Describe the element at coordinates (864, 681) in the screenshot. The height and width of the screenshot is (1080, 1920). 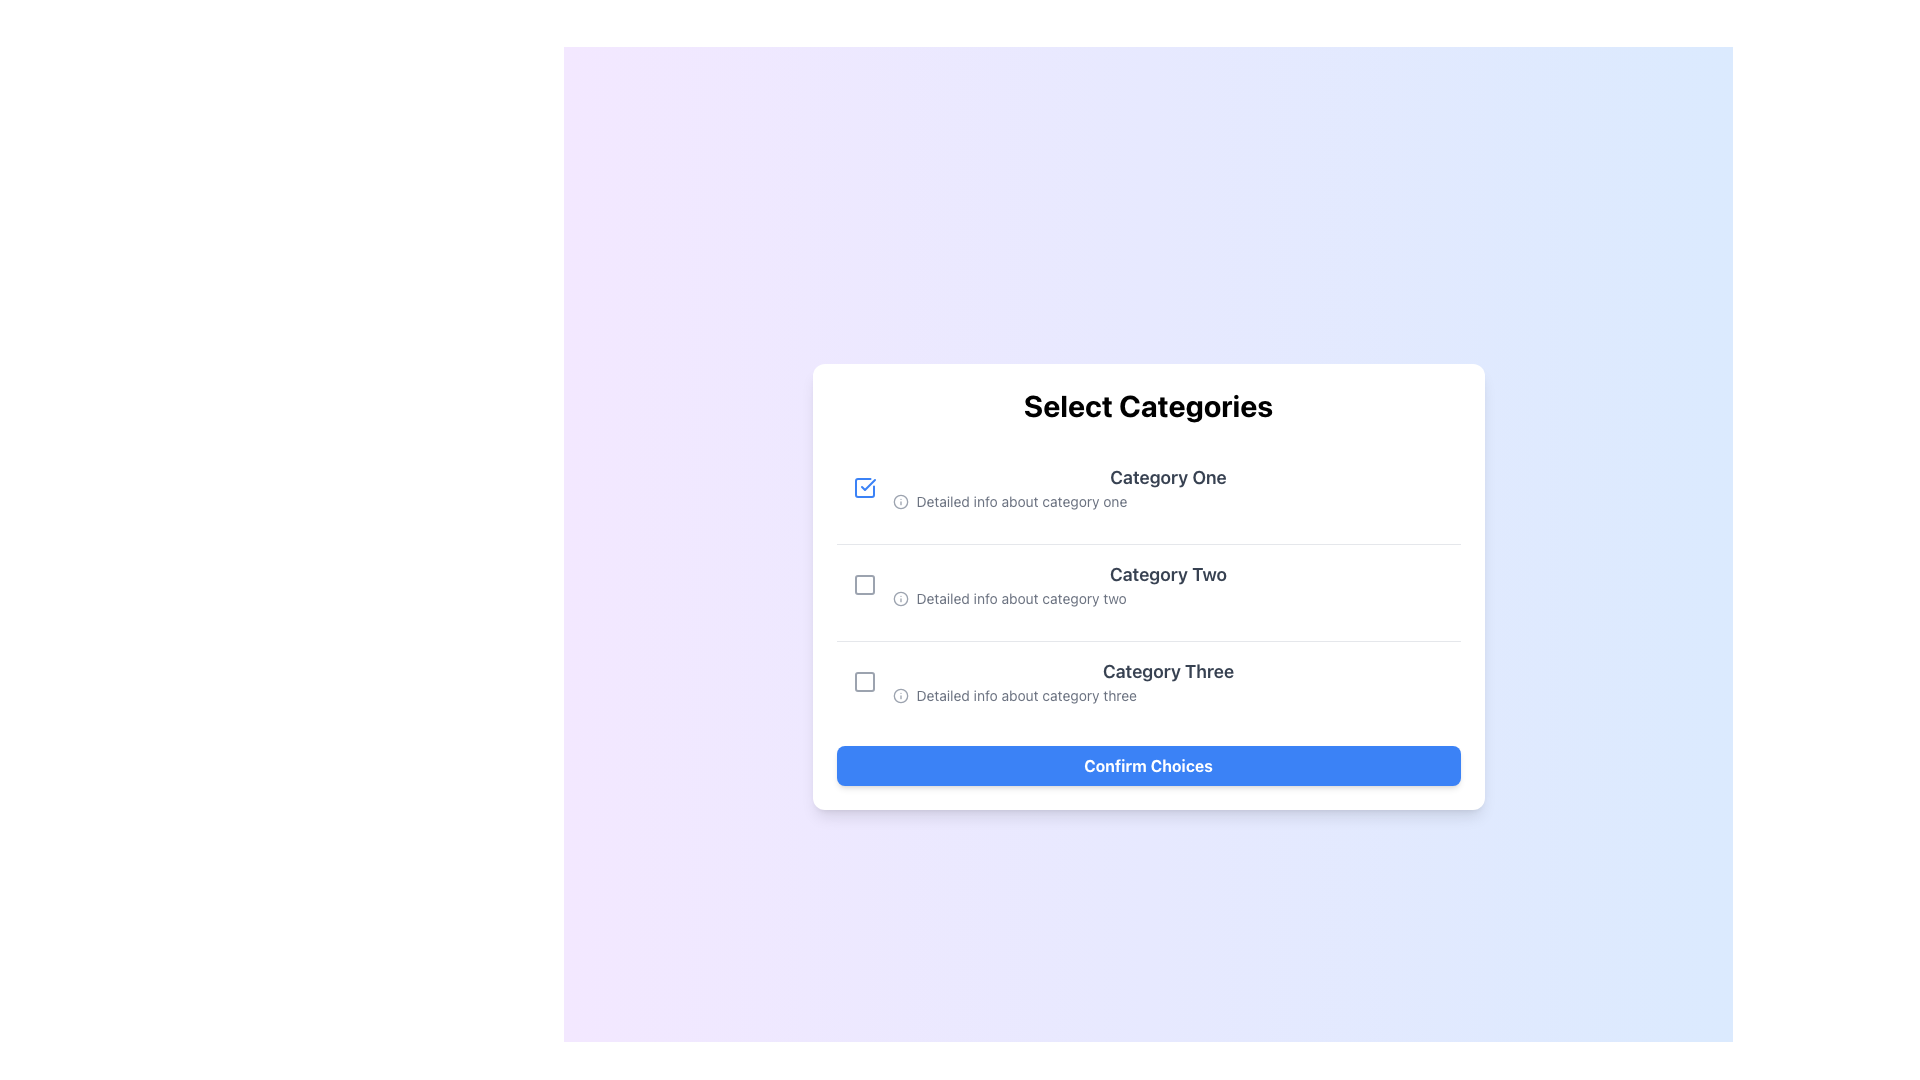
I see `the checkbox that selects or deselects the 'Category Three' option, located to the left of the 'Category Three' title` at that location.